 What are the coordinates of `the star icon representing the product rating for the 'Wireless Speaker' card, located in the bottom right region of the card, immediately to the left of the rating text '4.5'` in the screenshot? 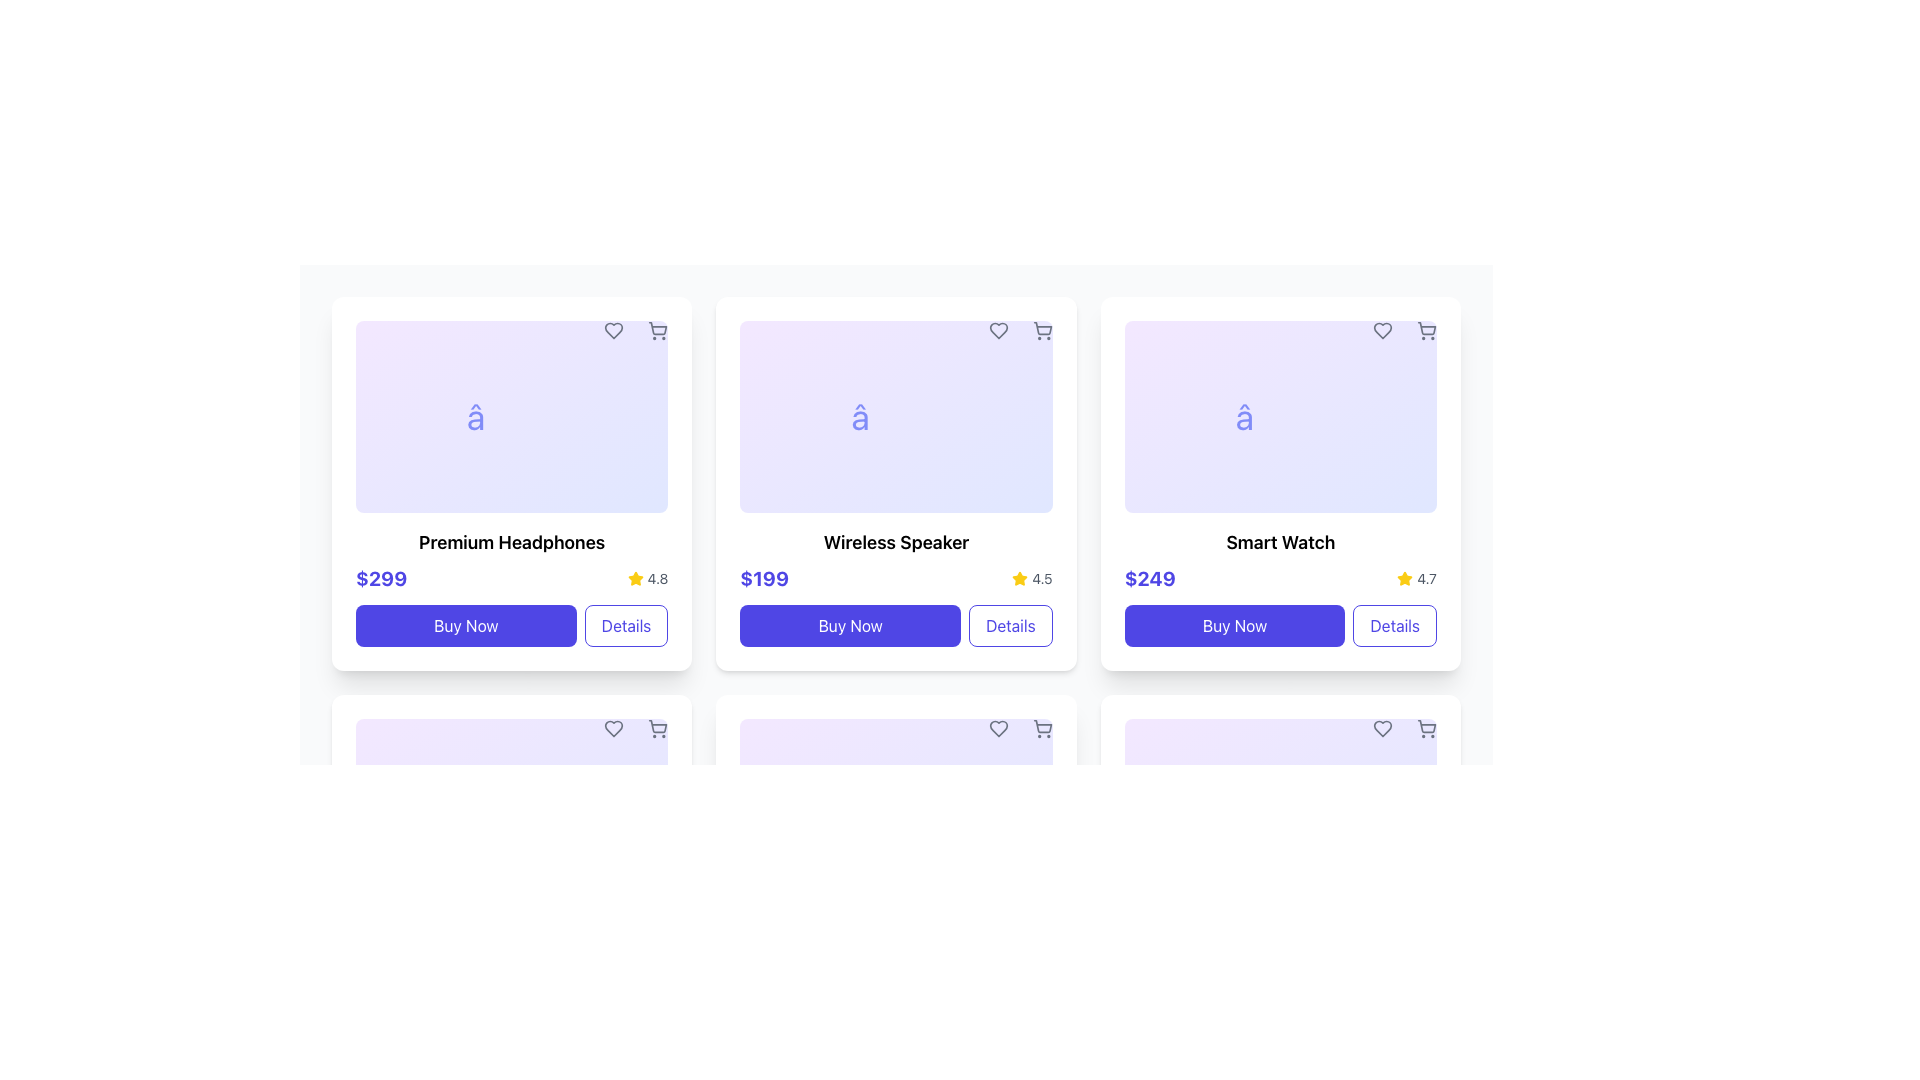 It's located at (1020, 578).